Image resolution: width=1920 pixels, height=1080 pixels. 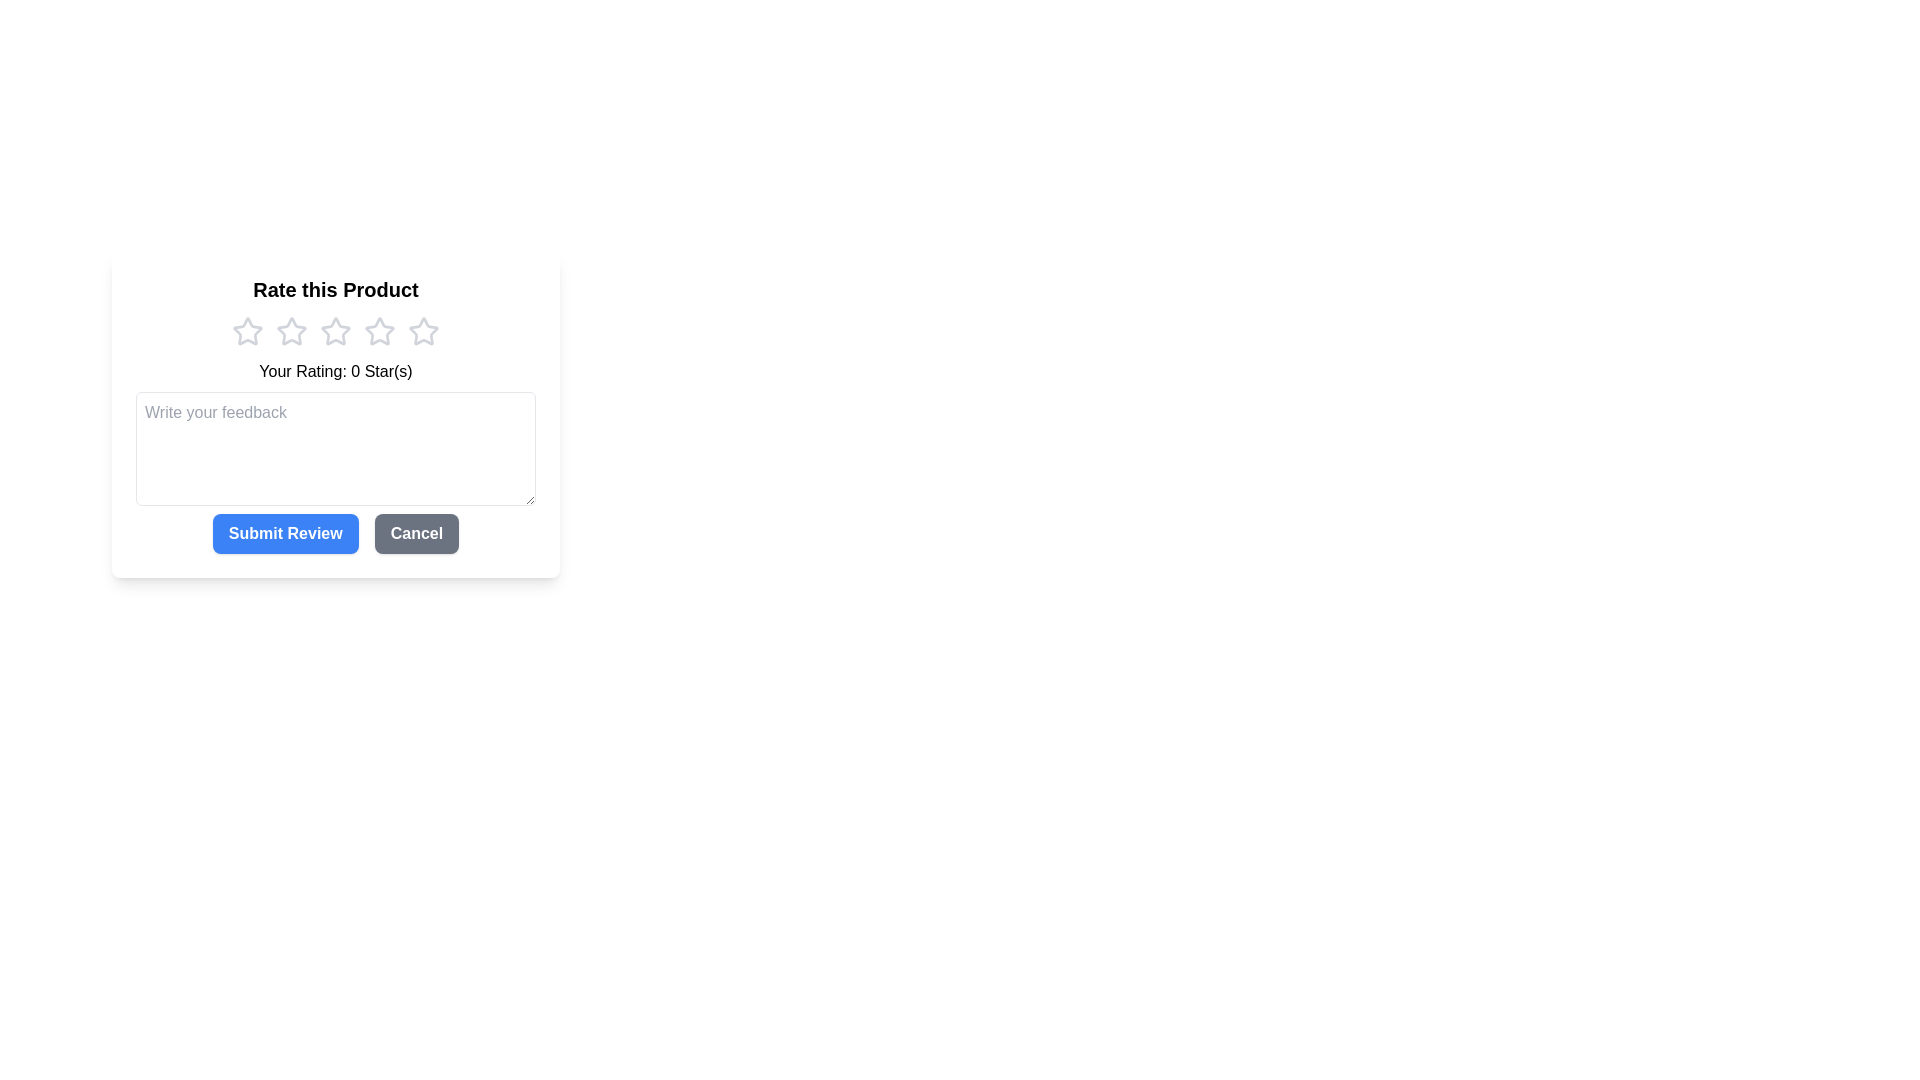 I want to click on the third star-shaped rating icon in the row of five using the keyboard for focus, so click(x=379, y=330).